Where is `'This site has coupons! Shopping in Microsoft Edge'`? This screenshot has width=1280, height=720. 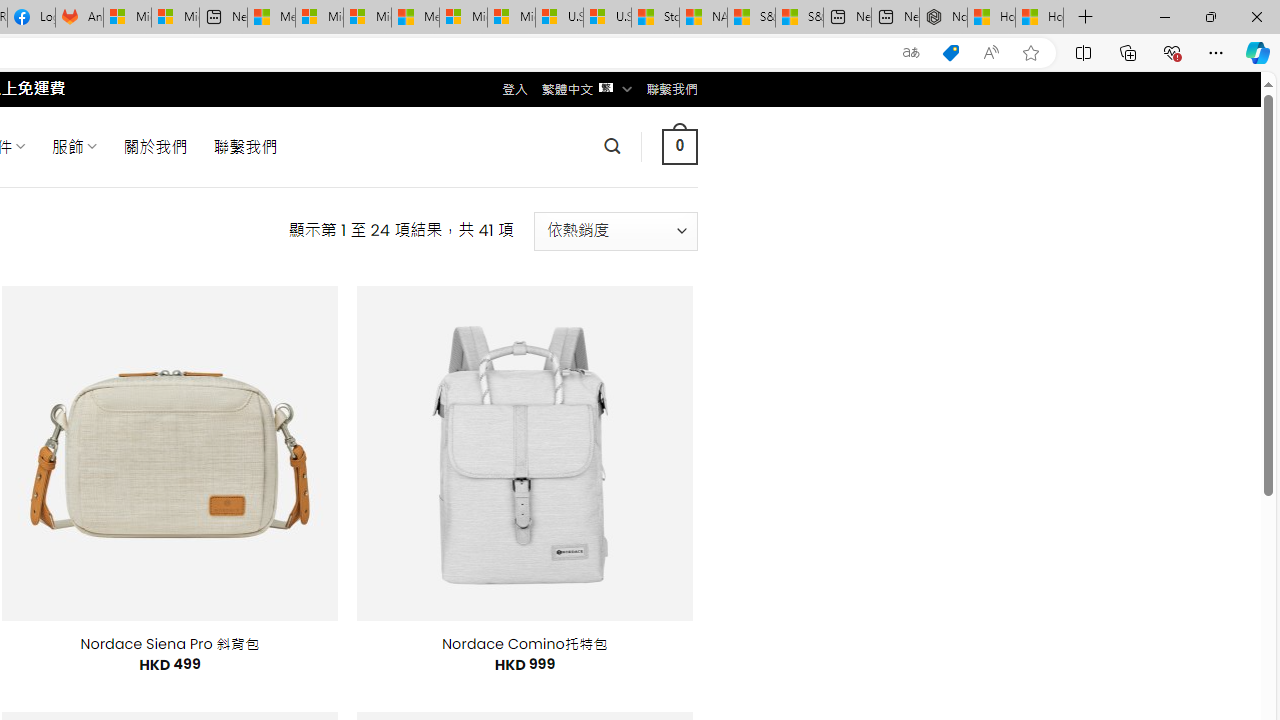
'This site has coupons! Shopping in Microsoft Edge' is located at coordinates (950, 52).